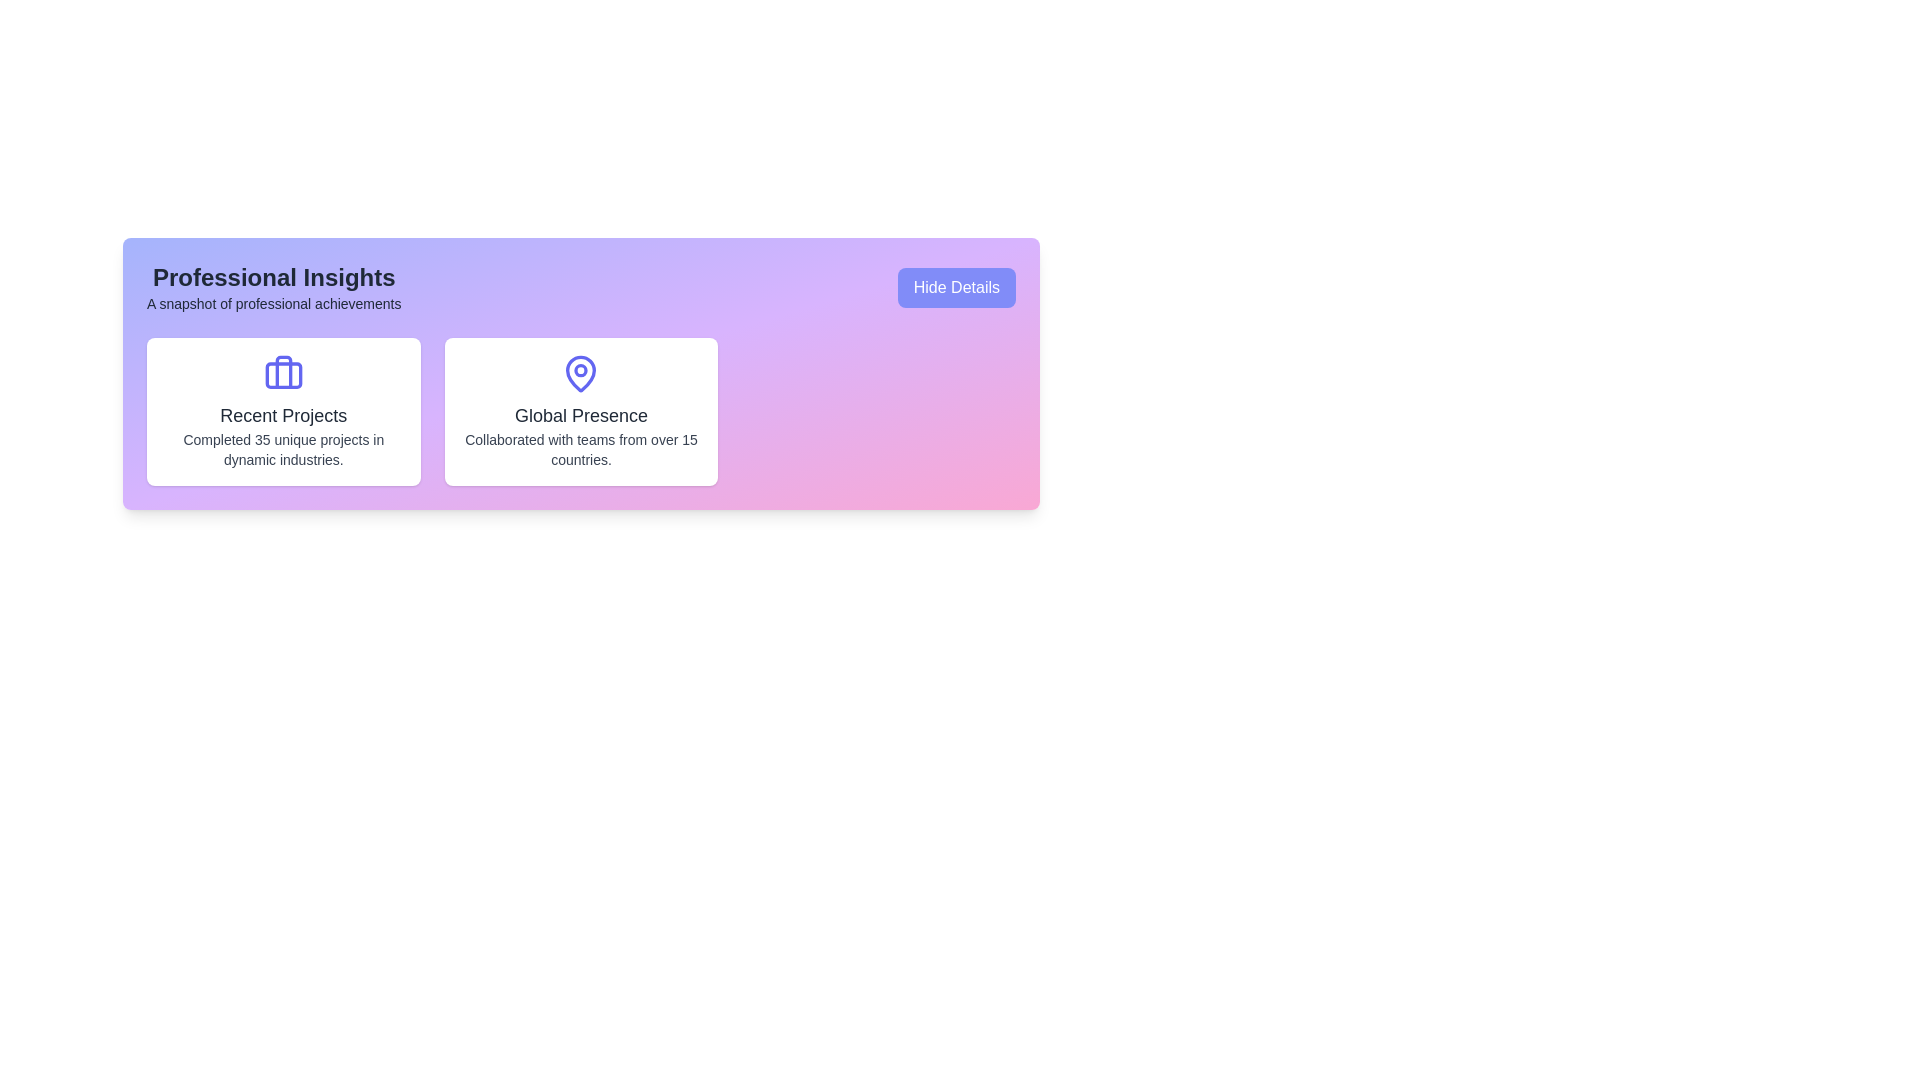 The width and height of the screenshot is (1920, 1080). What do you see at coordinates (282, 372) in the screenshot?
I see `the vertical rectangular shape in the icon area of the 'Recent Projects' card, which is positioned in the top-left card` at bounding box center [282, 372].